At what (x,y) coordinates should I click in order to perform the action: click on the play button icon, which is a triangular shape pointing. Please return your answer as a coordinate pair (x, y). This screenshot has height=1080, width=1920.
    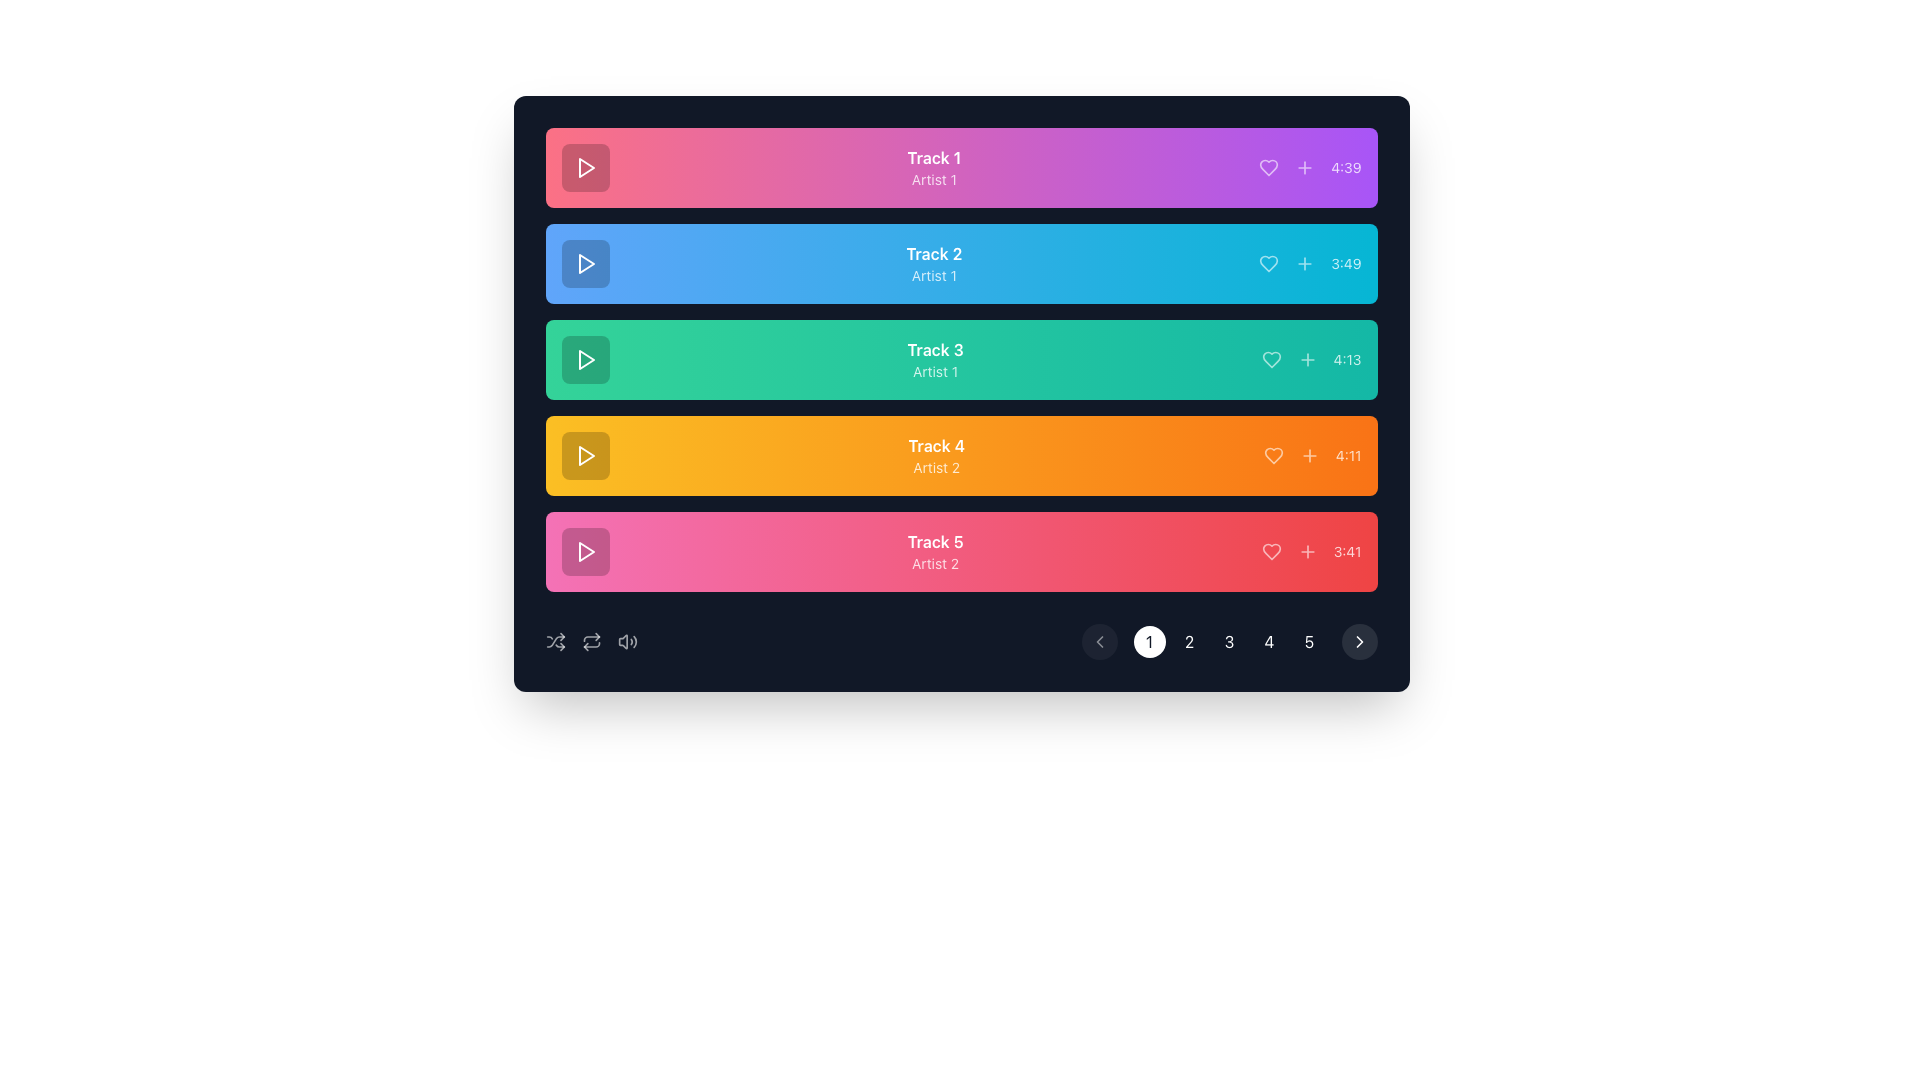
    Looking at the image, I should click on (584, 167).